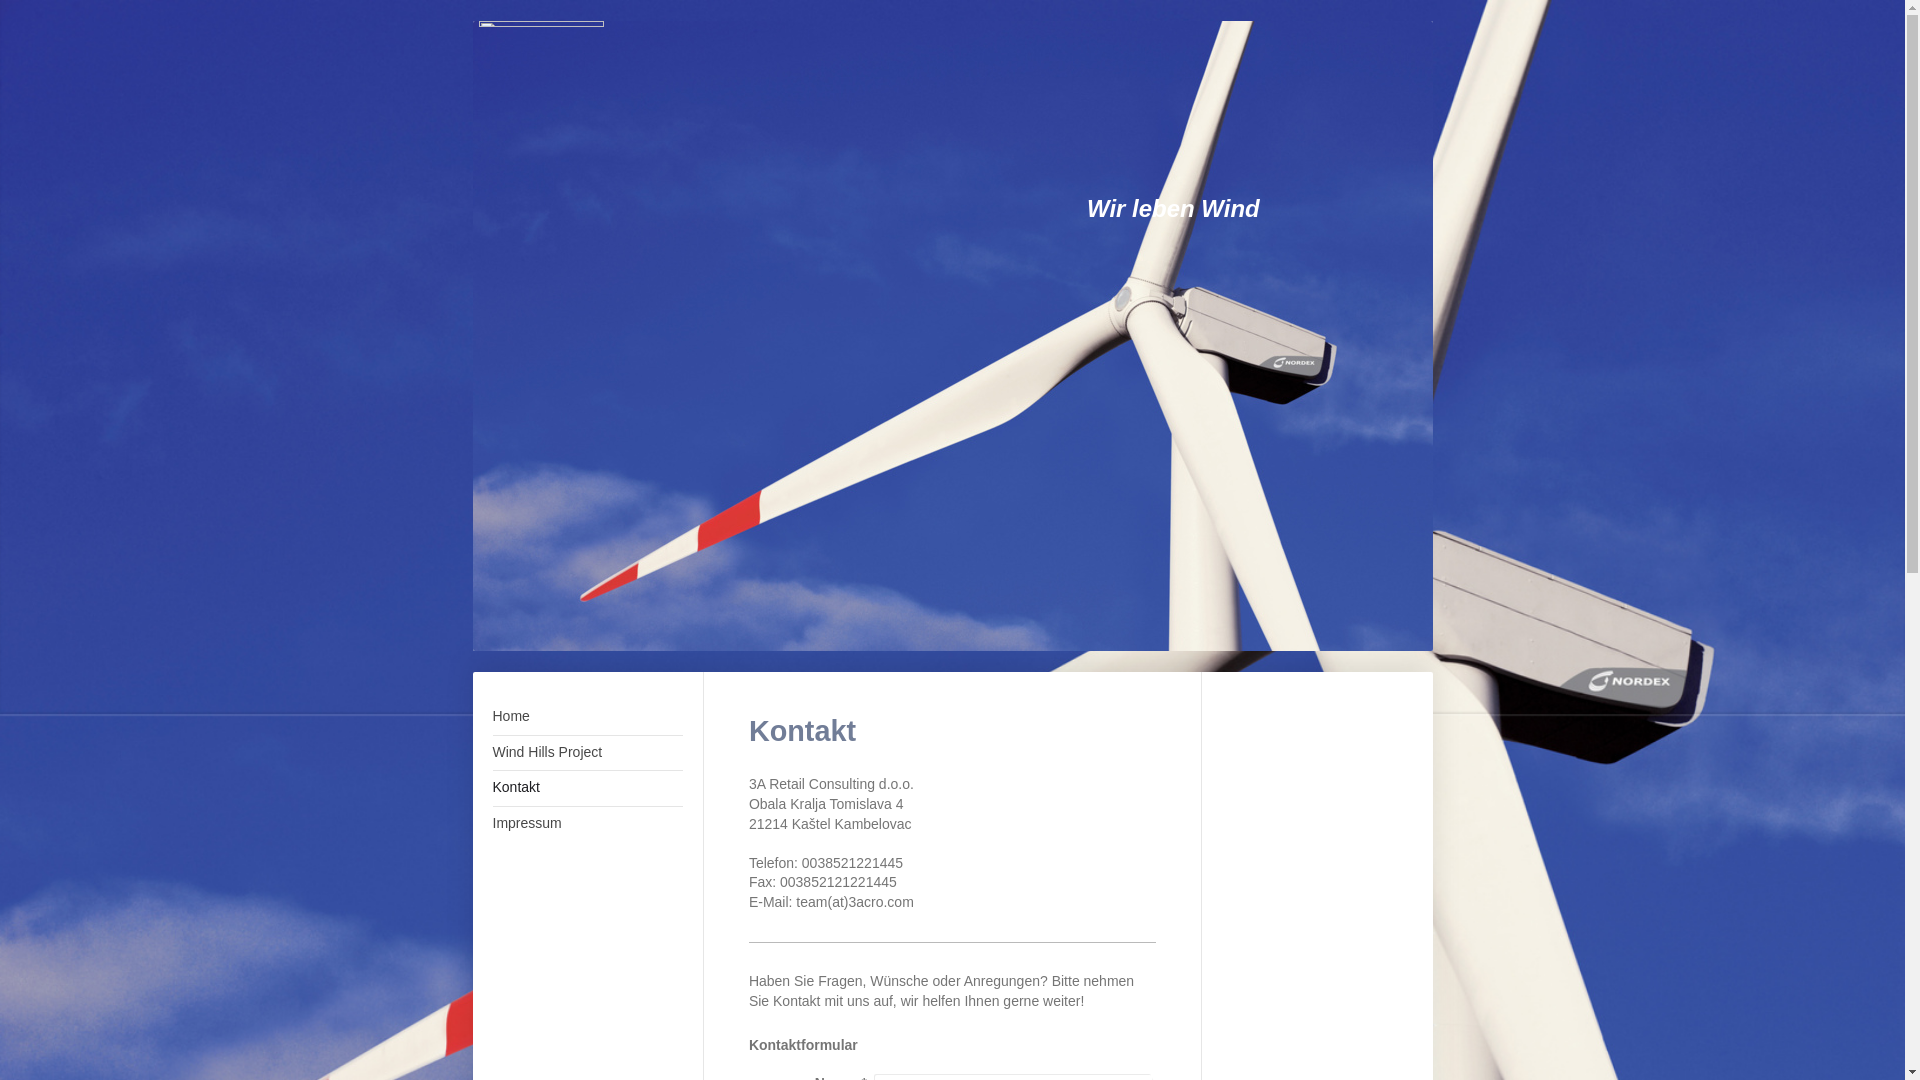  What do you see at coordinates (585, 824) in the screenshot?
I see `'Impressum'` at bounding box center [585, 824].